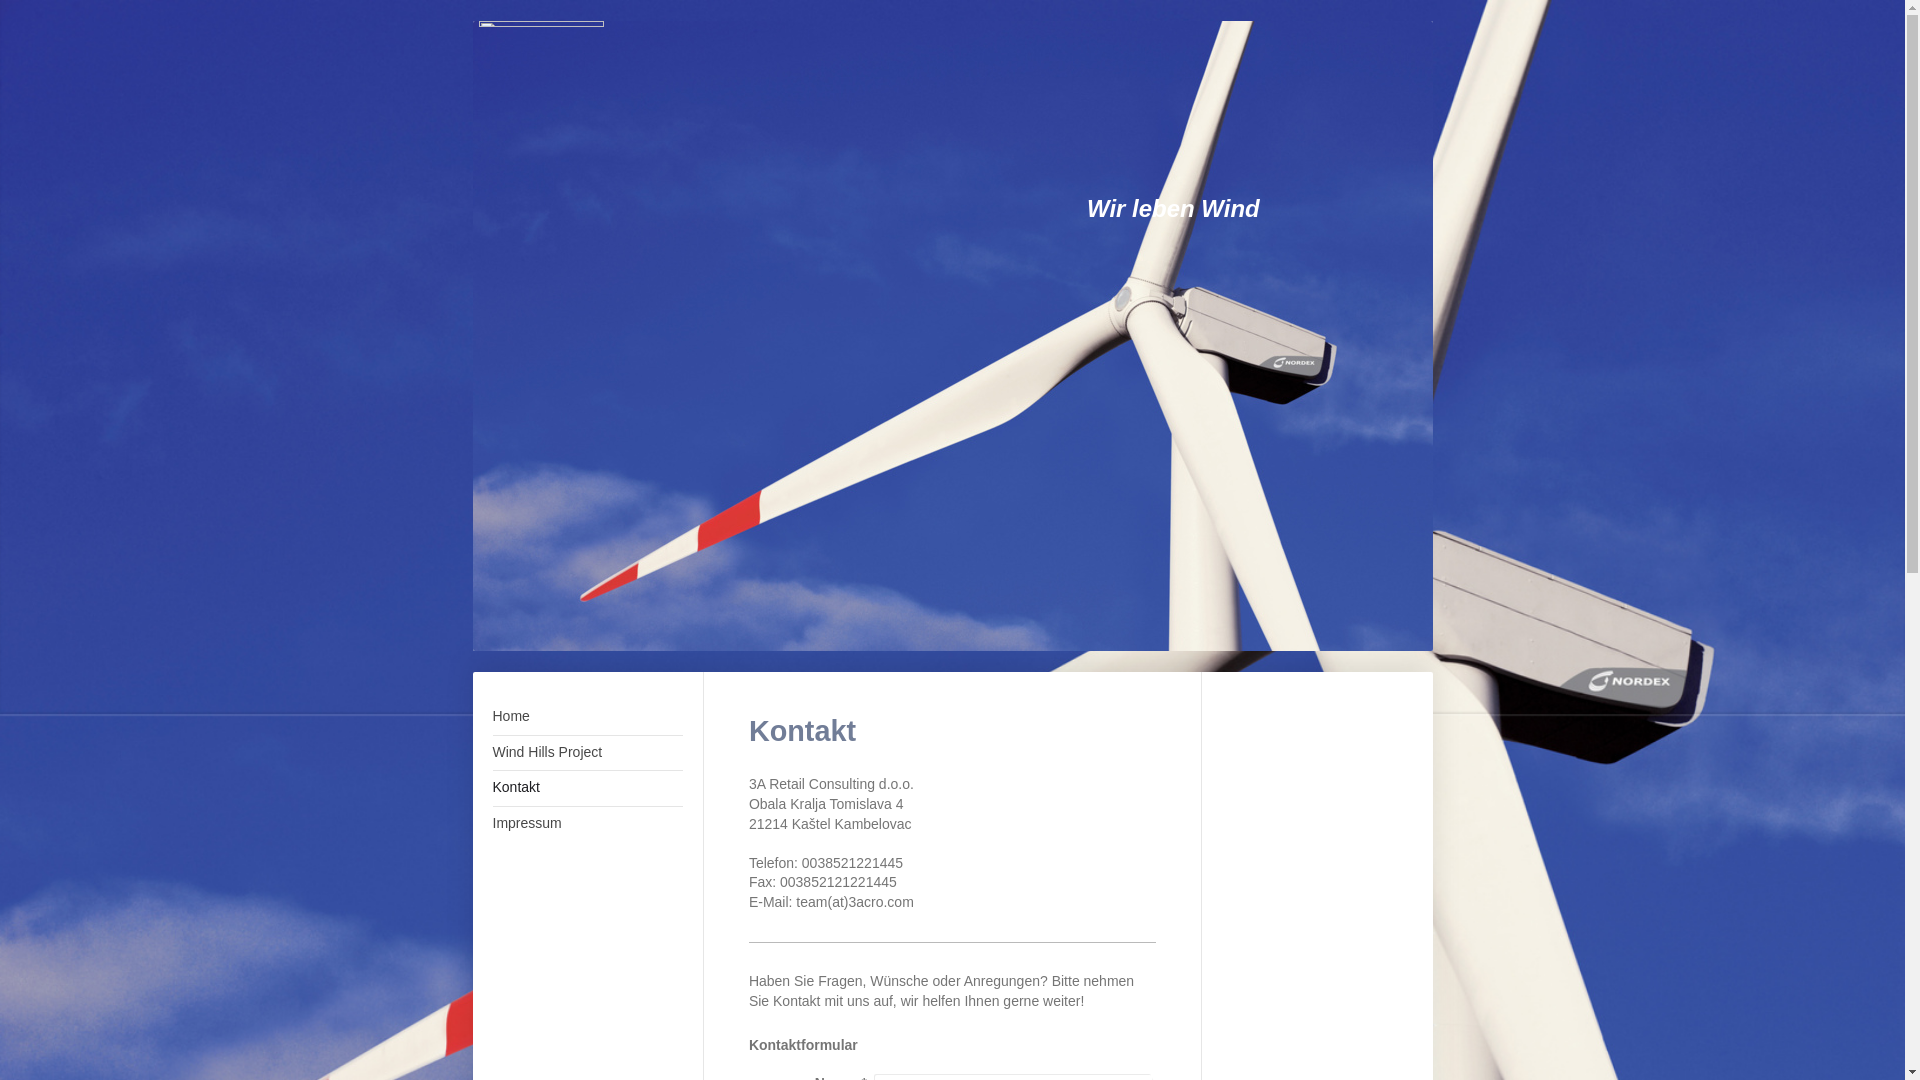  What do you see at coordinates (585, 824) in the screenshot?
I see `'Impressum'` at bounding box center [585, 824].